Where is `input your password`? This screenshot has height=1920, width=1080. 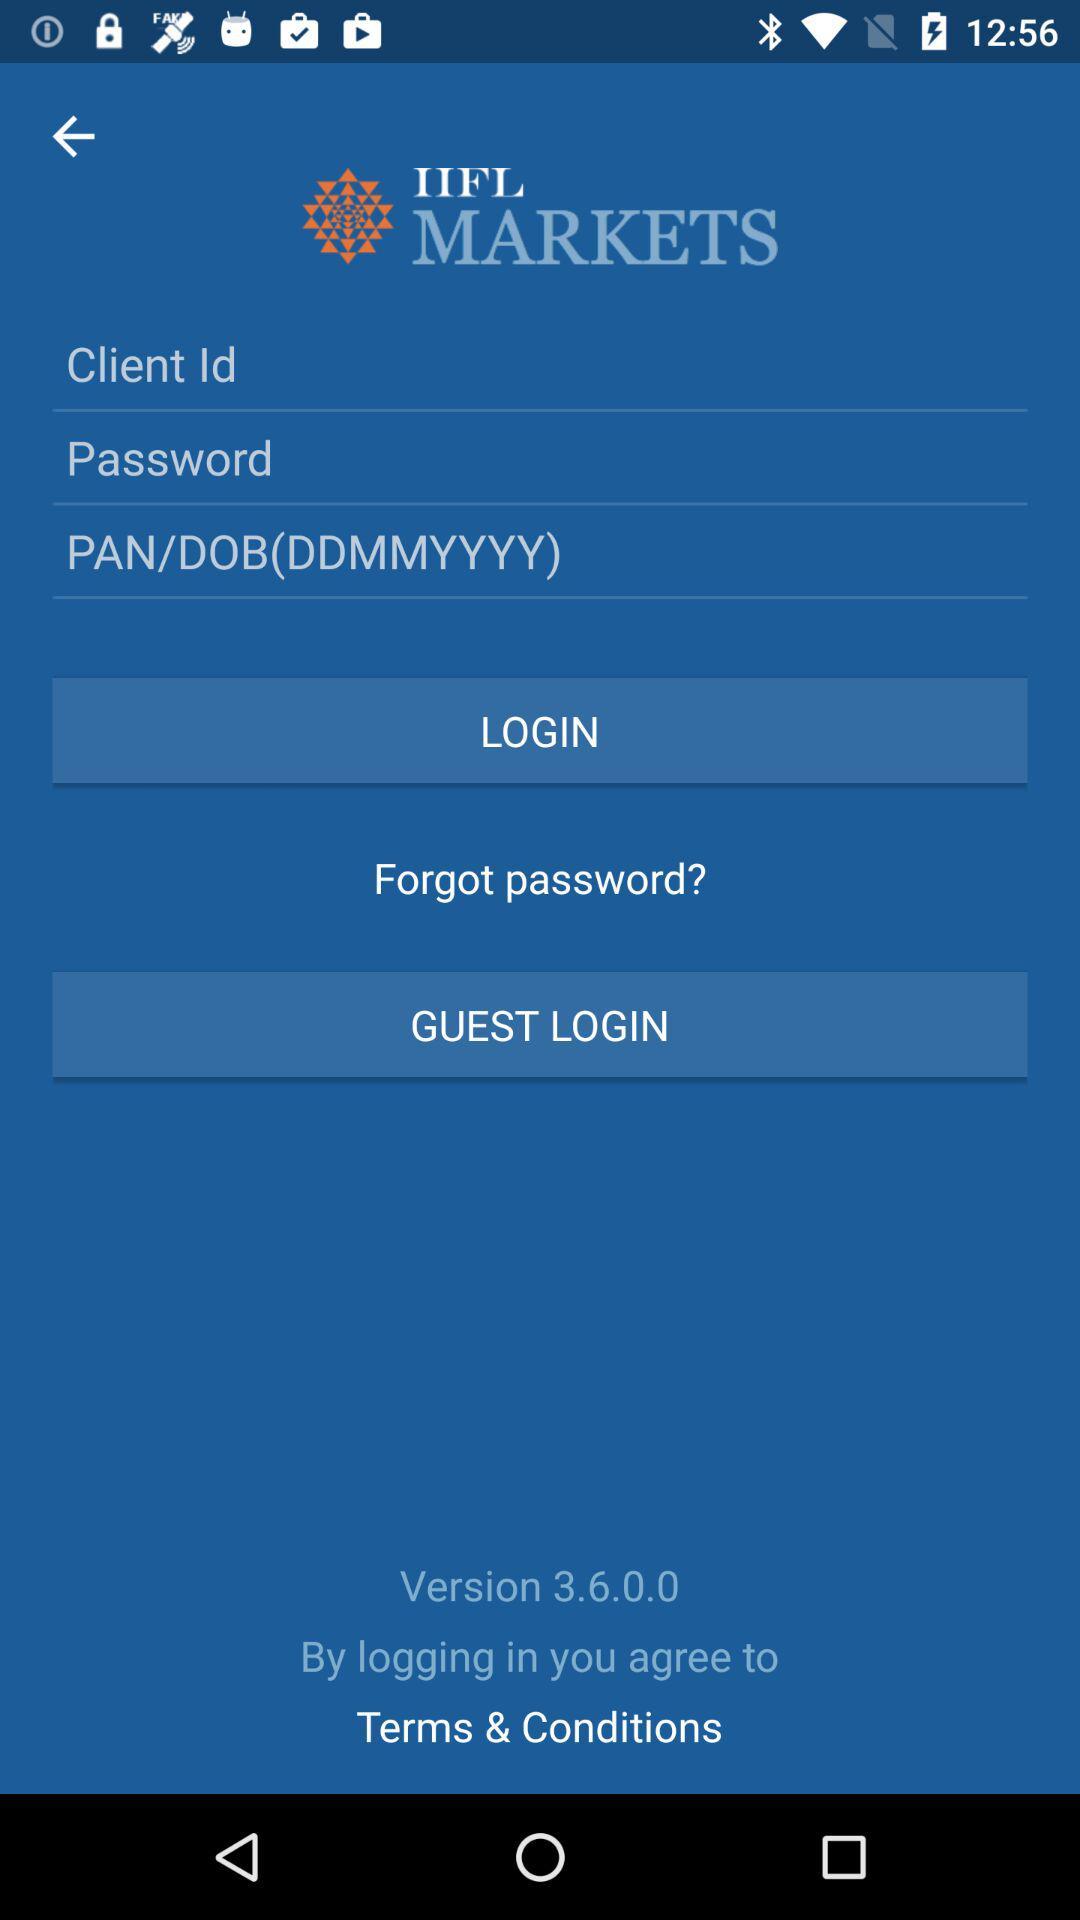 input your password is located at coordinates (540, 456).